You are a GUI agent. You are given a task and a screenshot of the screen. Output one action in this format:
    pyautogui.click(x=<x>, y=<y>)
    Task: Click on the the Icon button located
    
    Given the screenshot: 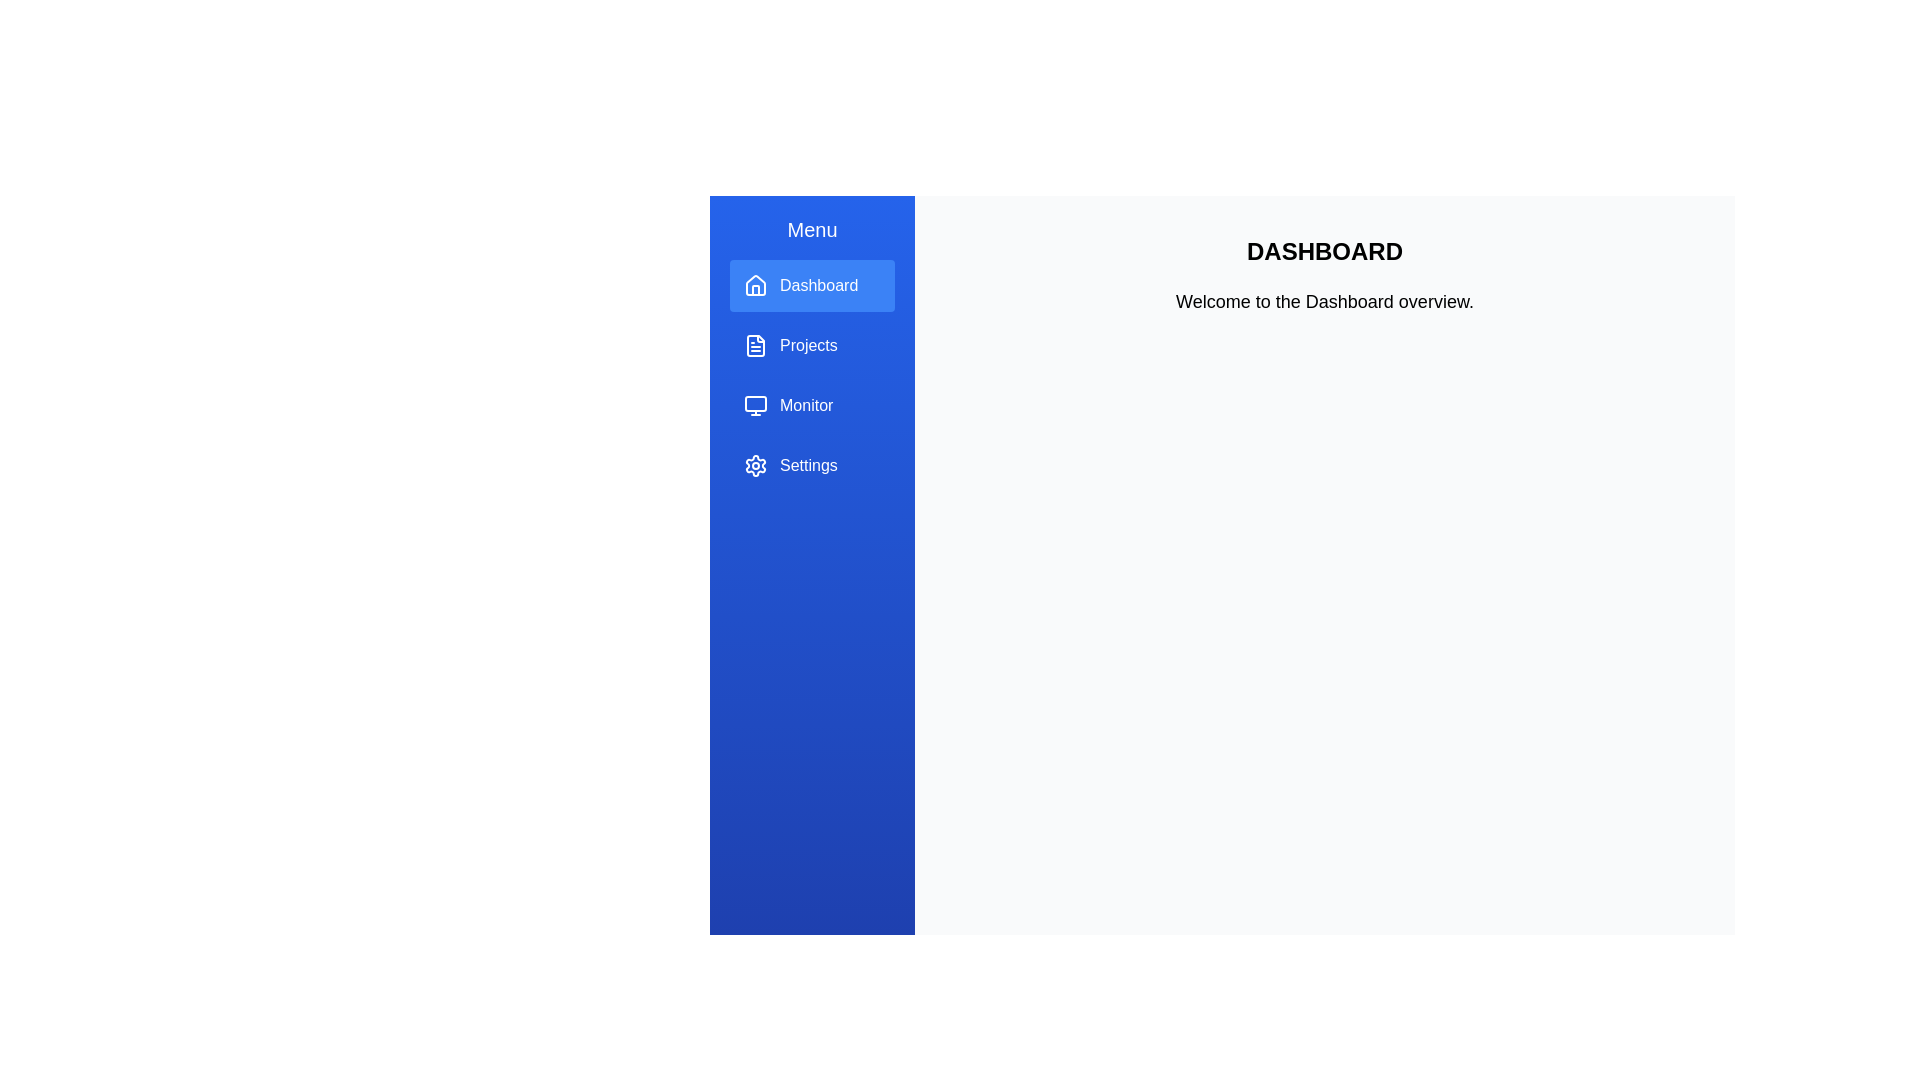 What is the action you would take?
    pyautogui.click(x=754, y=466)
    